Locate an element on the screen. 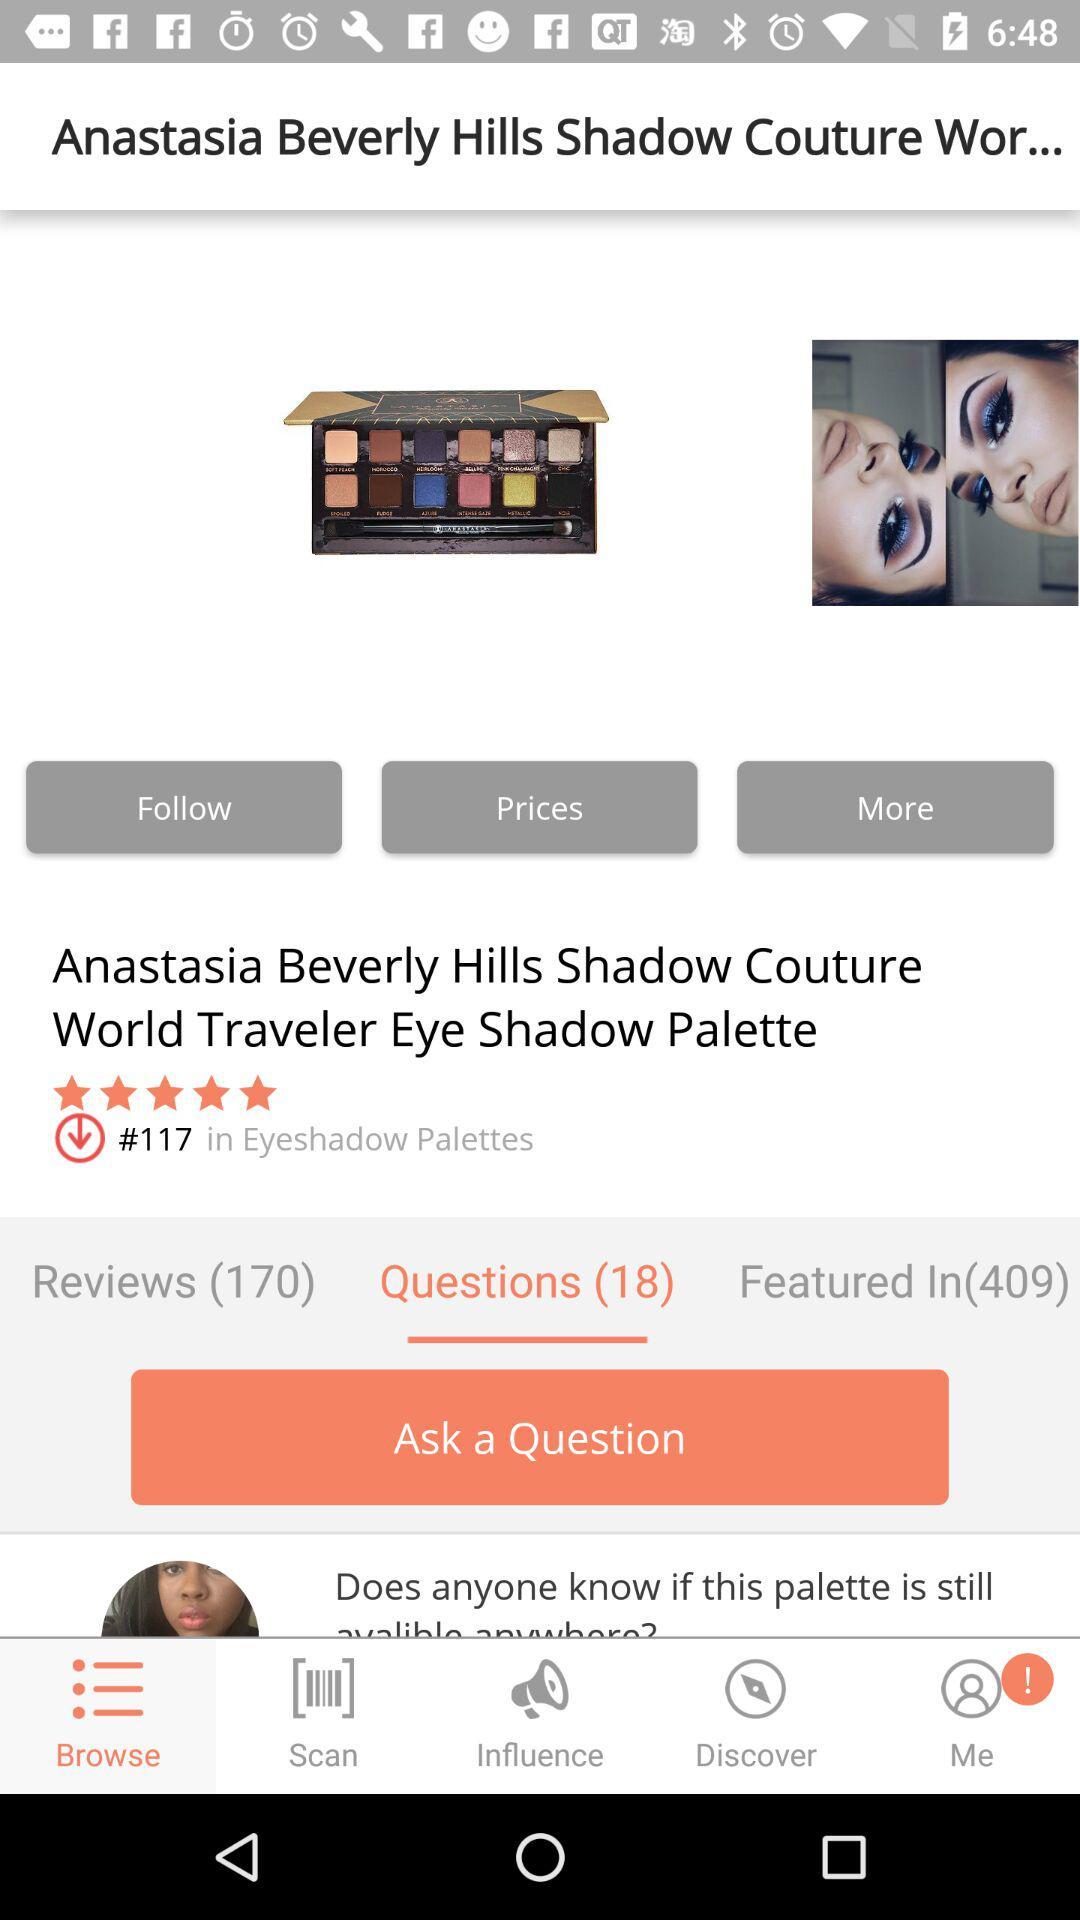 This screenshot has height=1920, width=1080. the image which is above the follow and prices button is located at coordinates (445, 471).